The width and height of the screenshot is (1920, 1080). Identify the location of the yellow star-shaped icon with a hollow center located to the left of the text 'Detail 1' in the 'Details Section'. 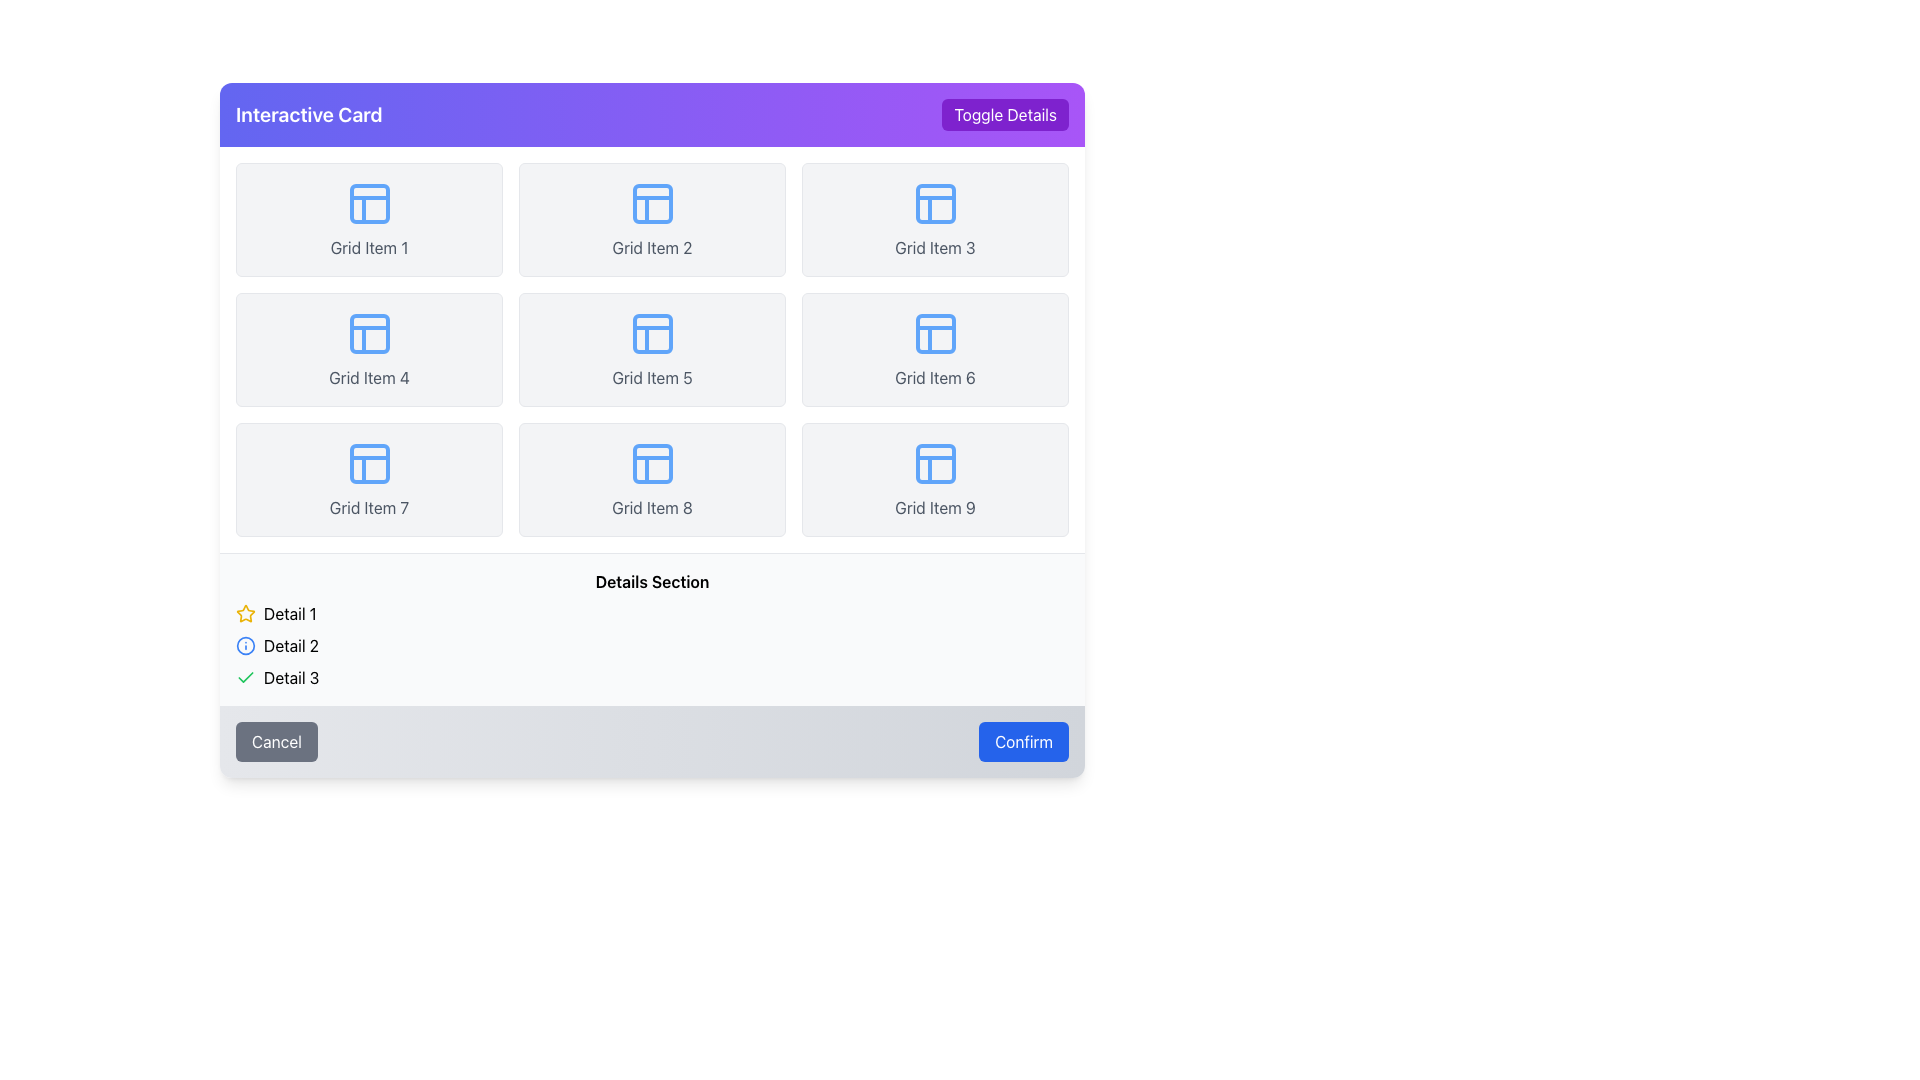
(244, 612).